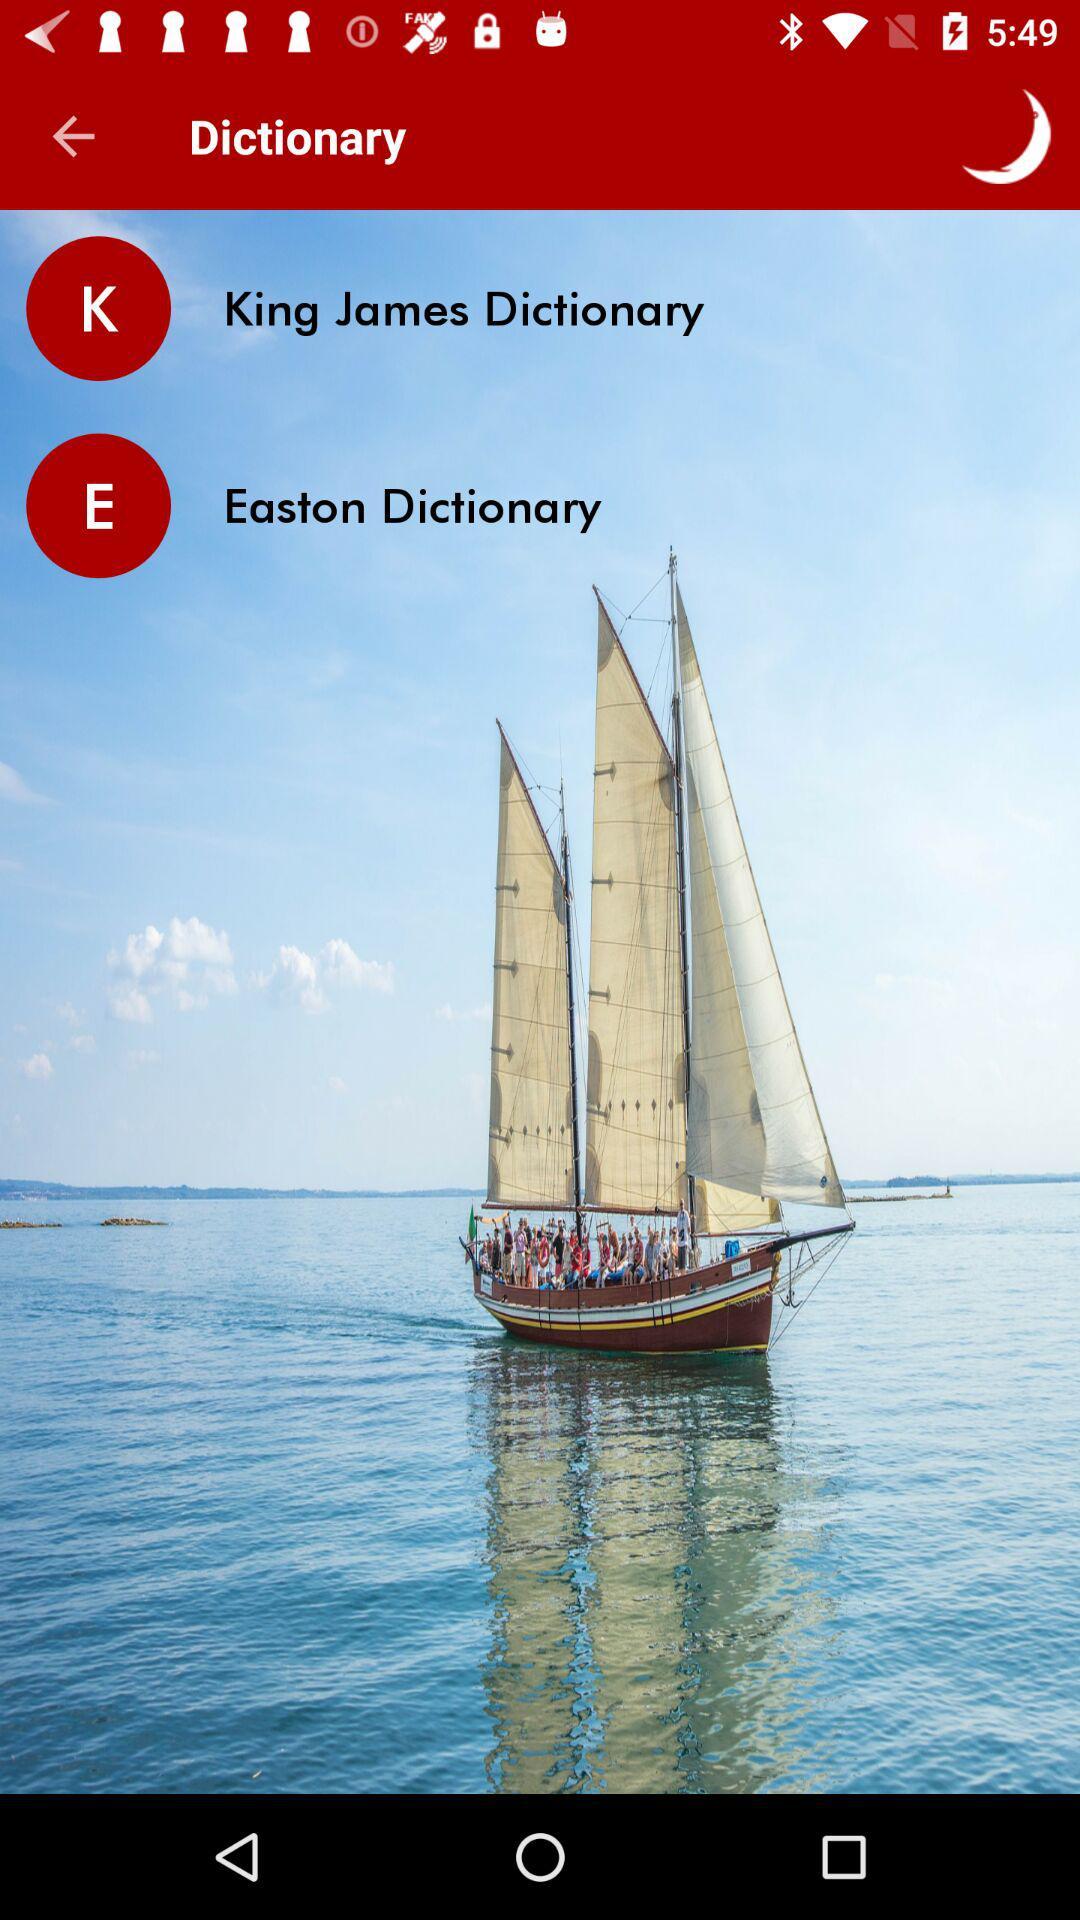 Image resolution: width=1080 pixels, height=1920 pixels. I want to click on icon button, so click(1006, 135).